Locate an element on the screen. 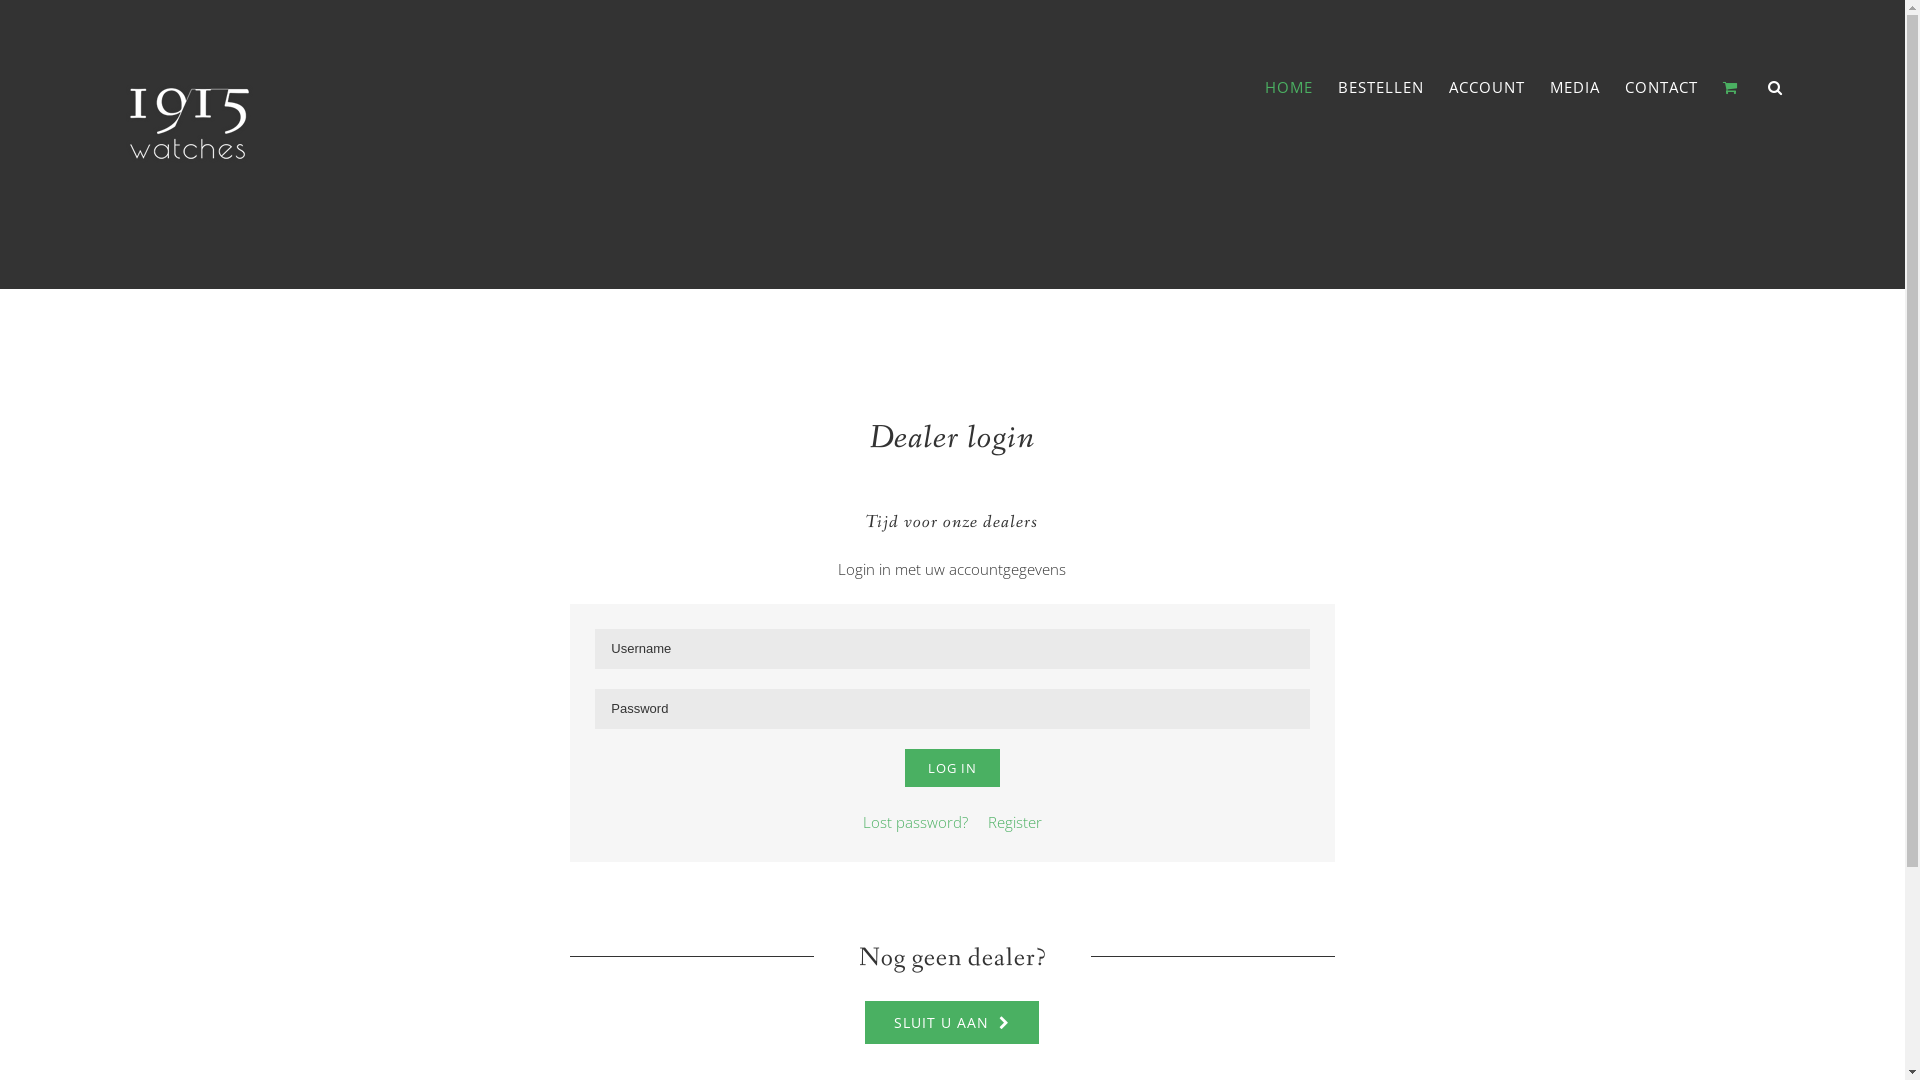 The image size is (1920, 1080). 'LOG IN' is located at coordinates (951, 766).